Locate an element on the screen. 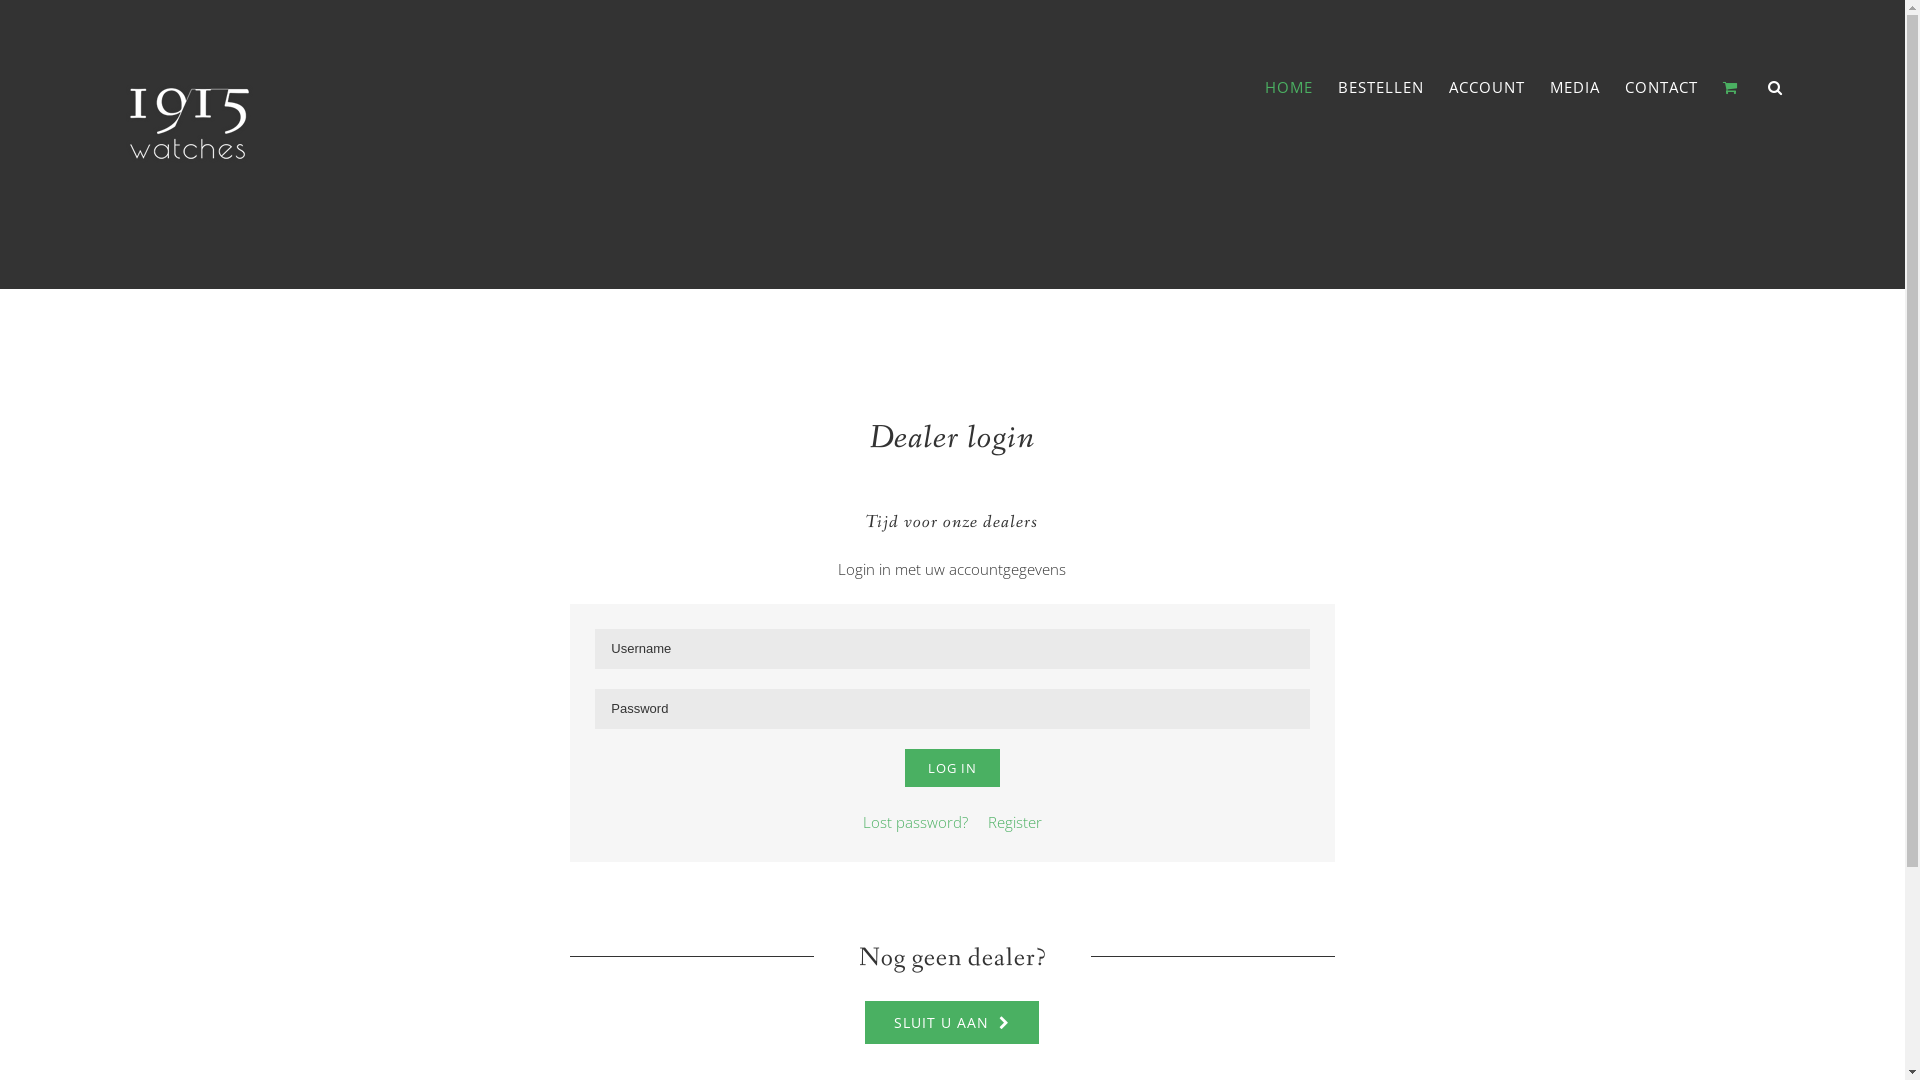 The image size is (1920, 1080). 'LOG IN' is located at coordinates (951, 766).